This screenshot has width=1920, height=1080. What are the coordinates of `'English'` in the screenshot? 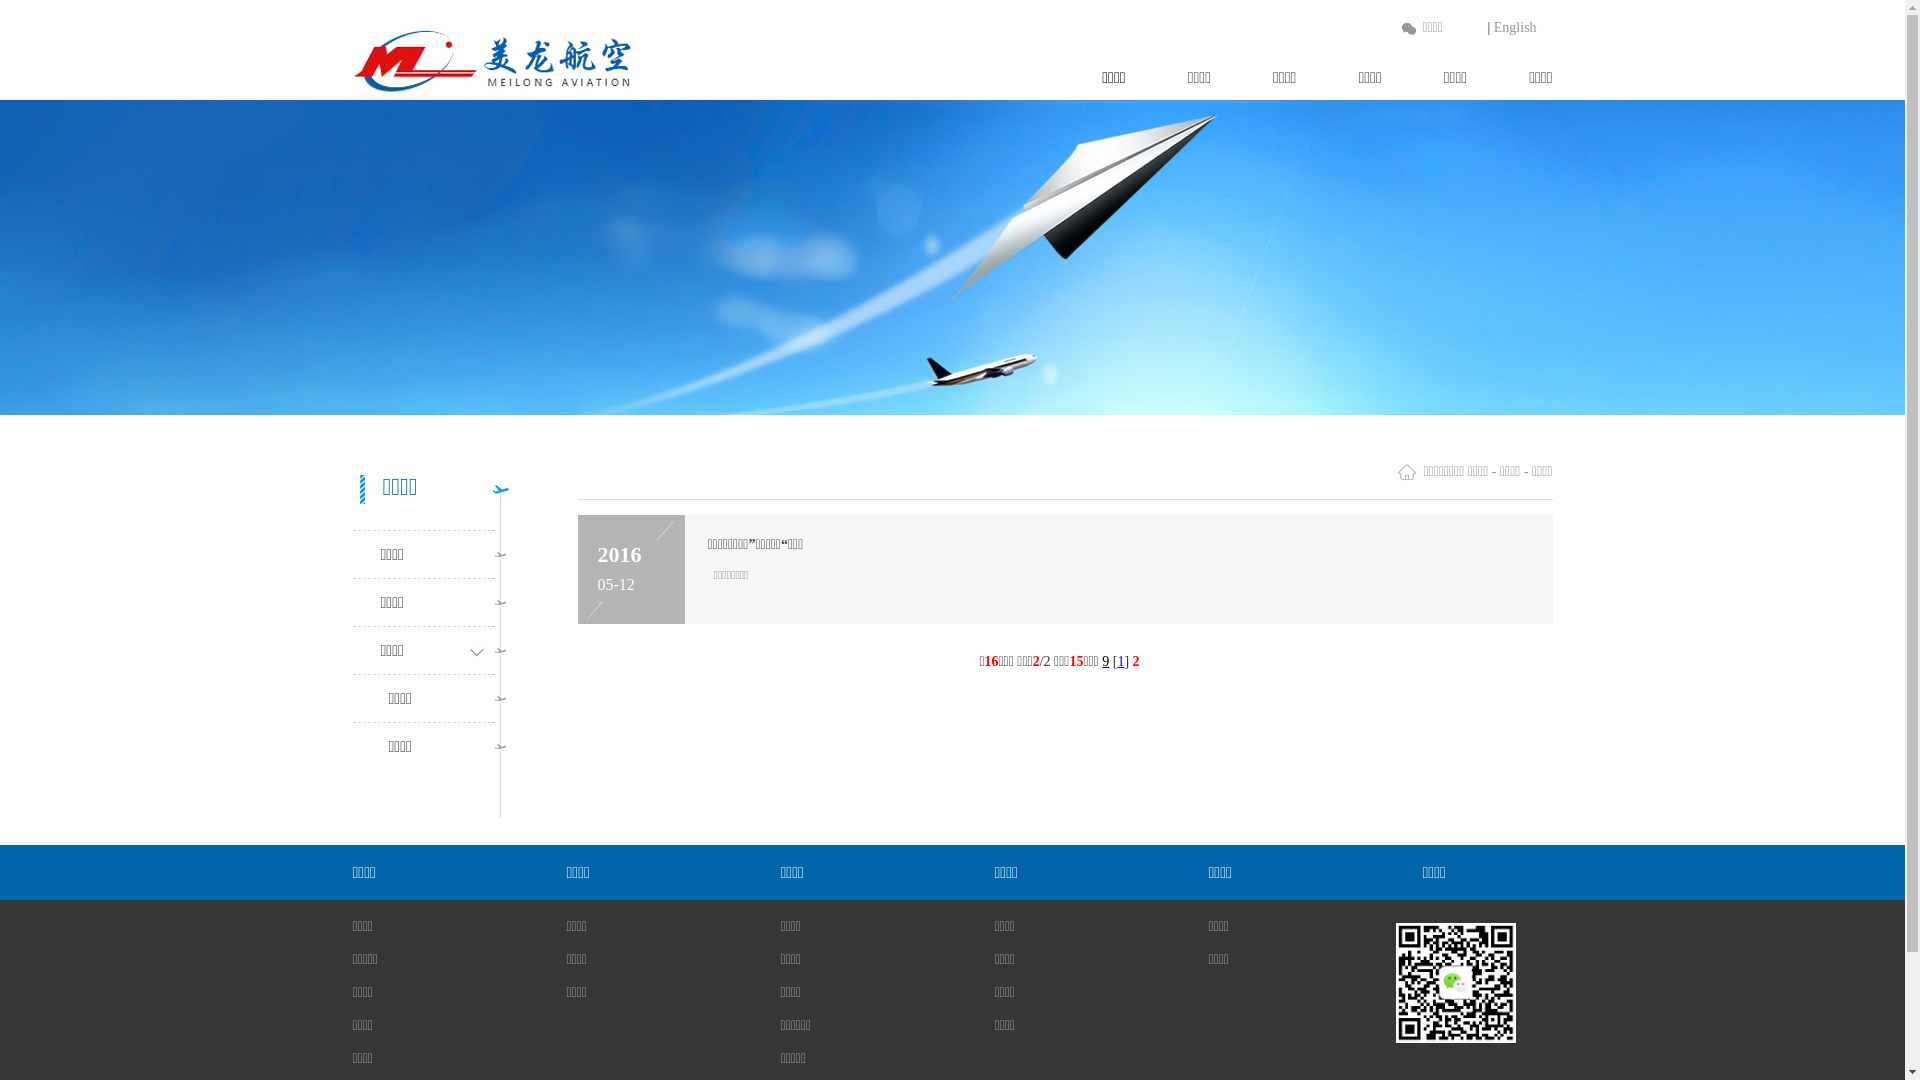 It's located at (1515, 27).